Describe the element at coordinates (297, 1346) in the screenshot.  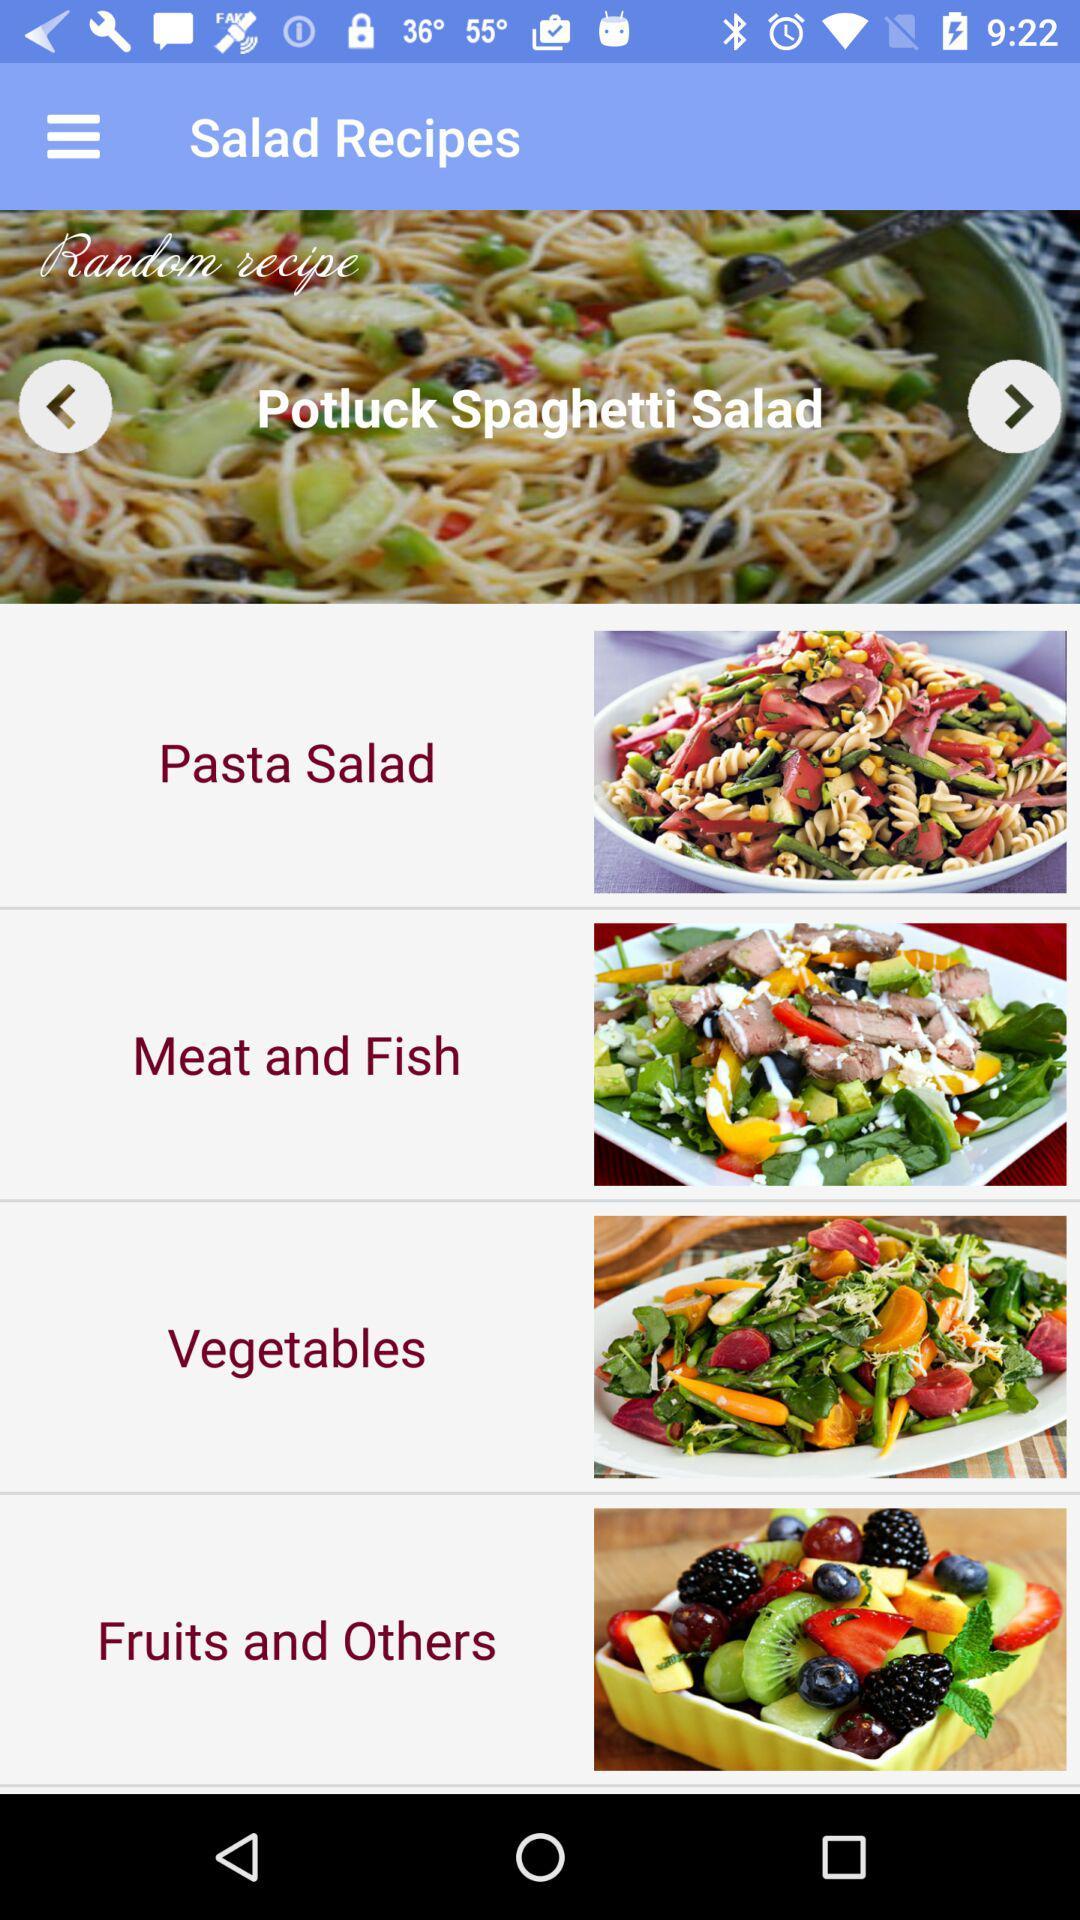
I see `vegetables` at that location.